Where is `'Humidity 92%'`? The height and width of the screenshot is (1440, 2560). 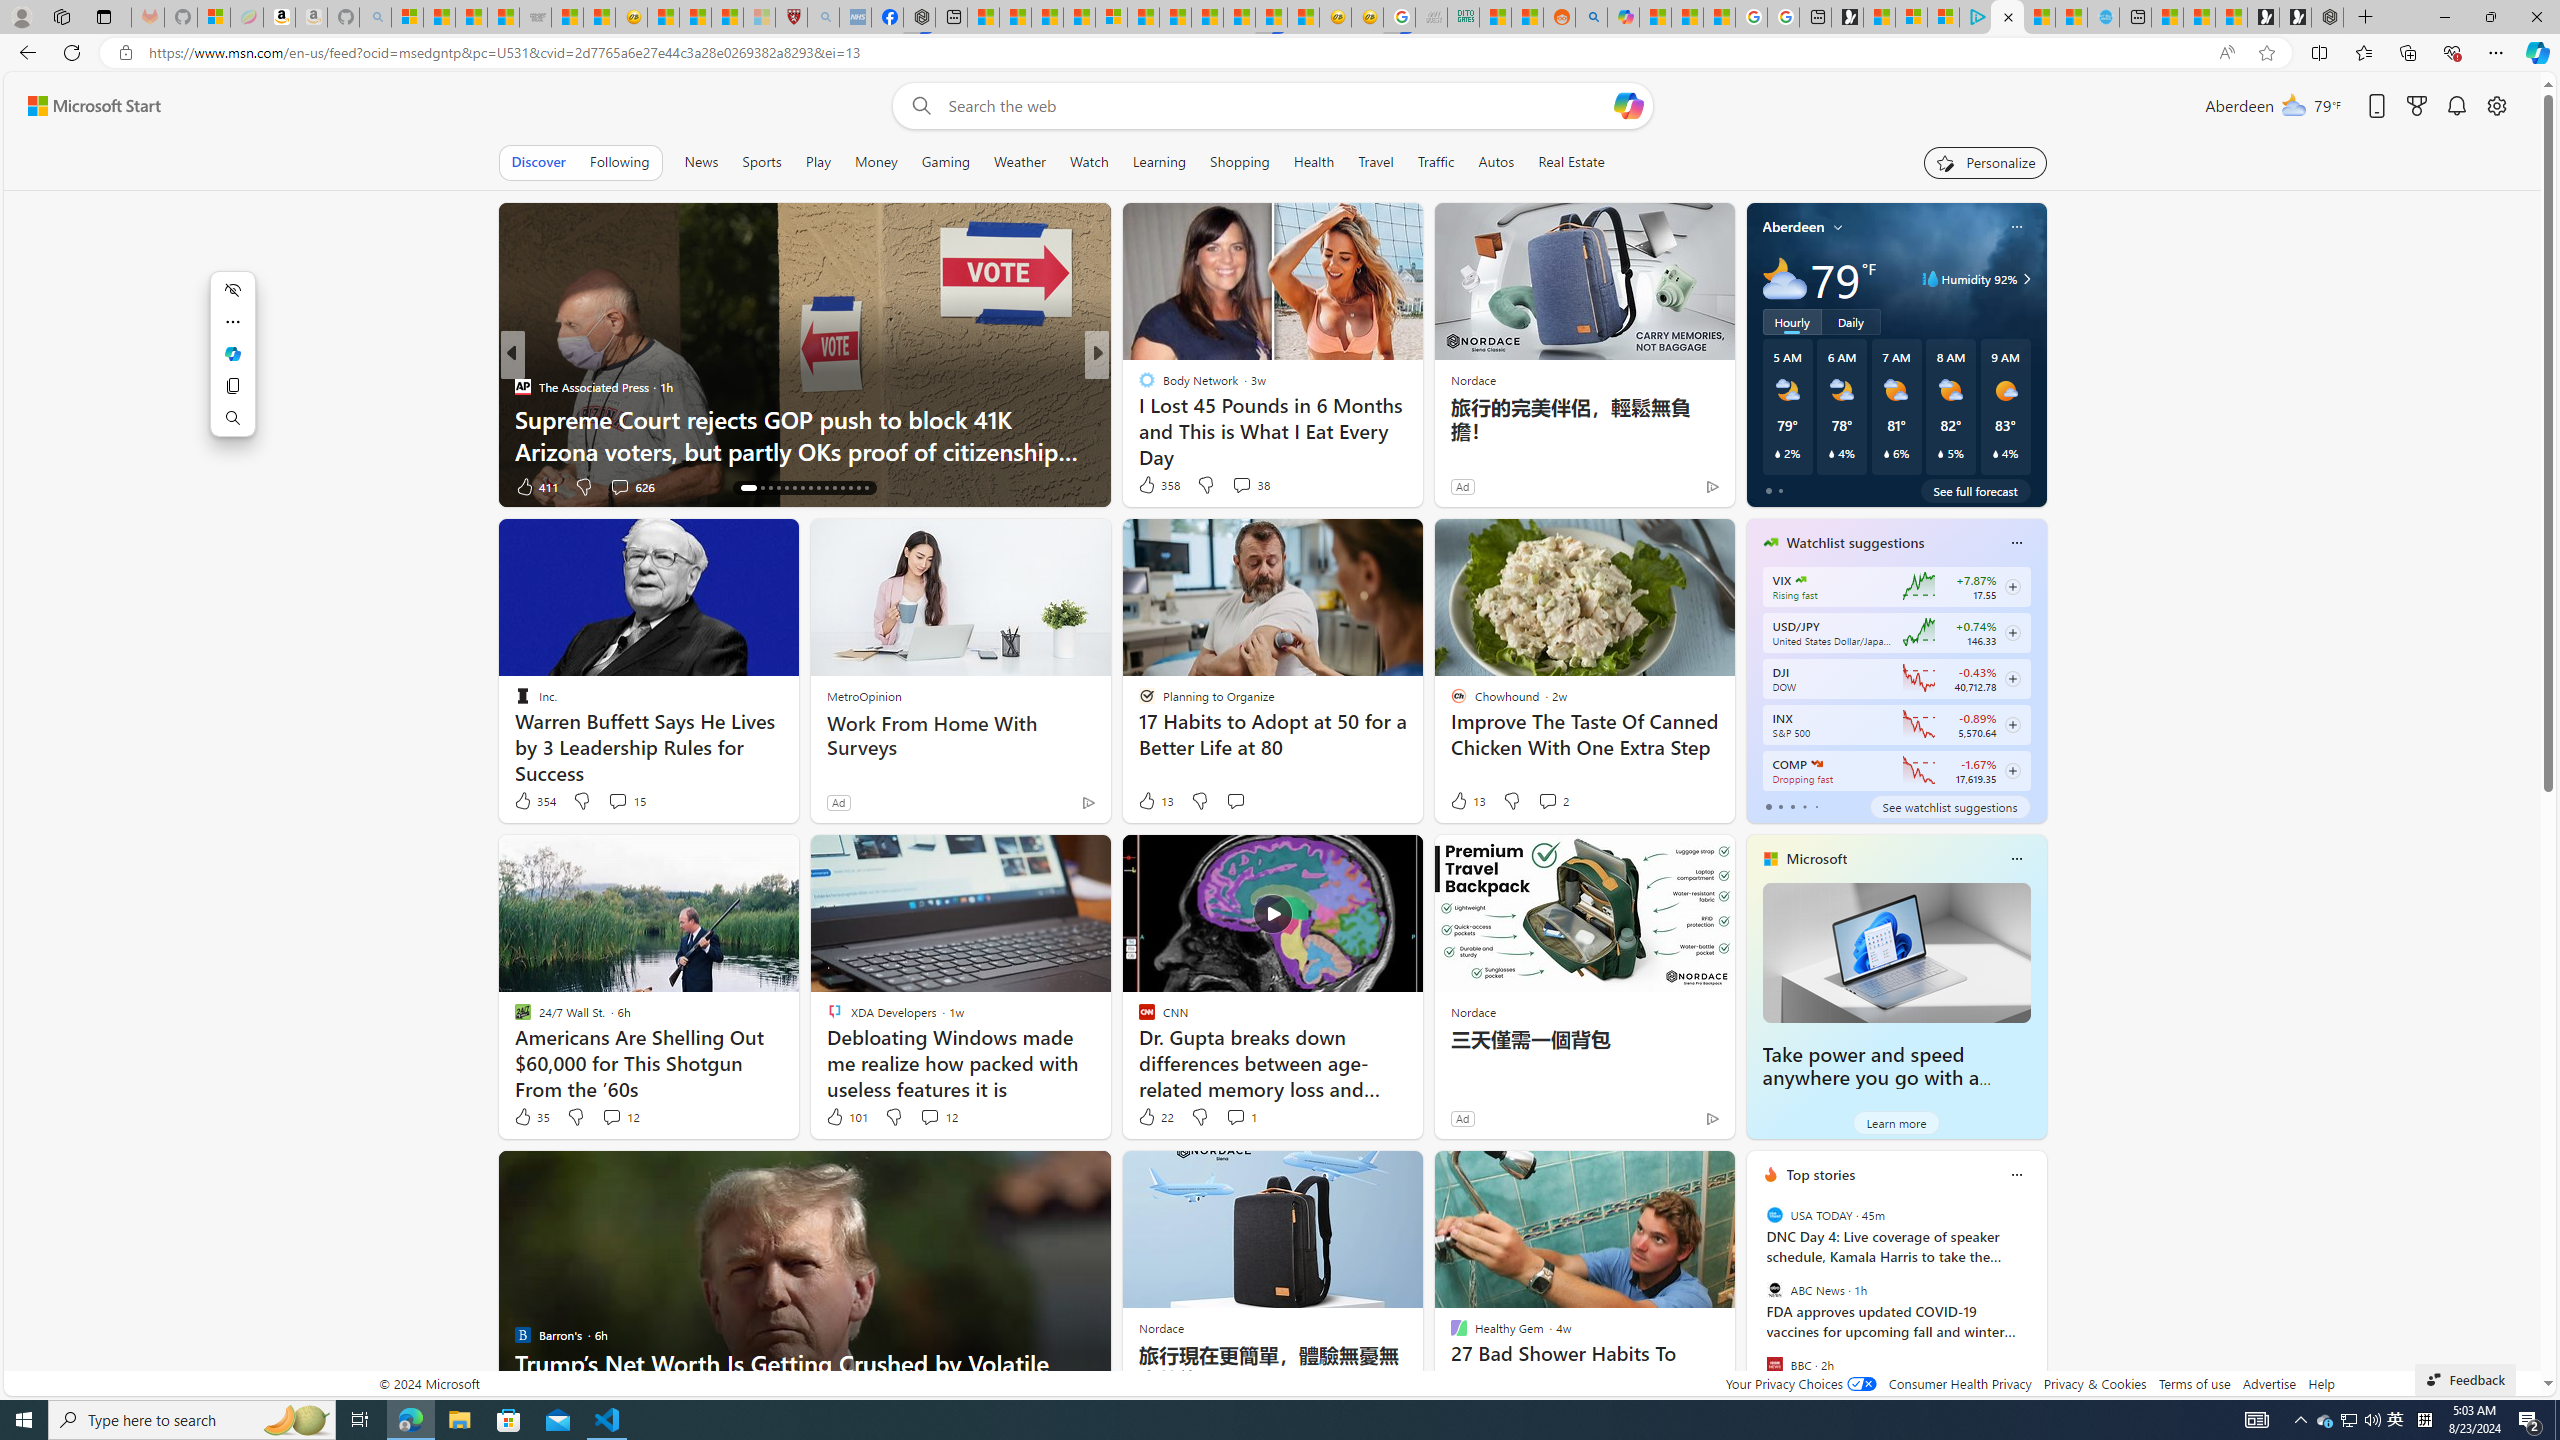 'Humidity 92%' is located at coordinates (2022, 279).